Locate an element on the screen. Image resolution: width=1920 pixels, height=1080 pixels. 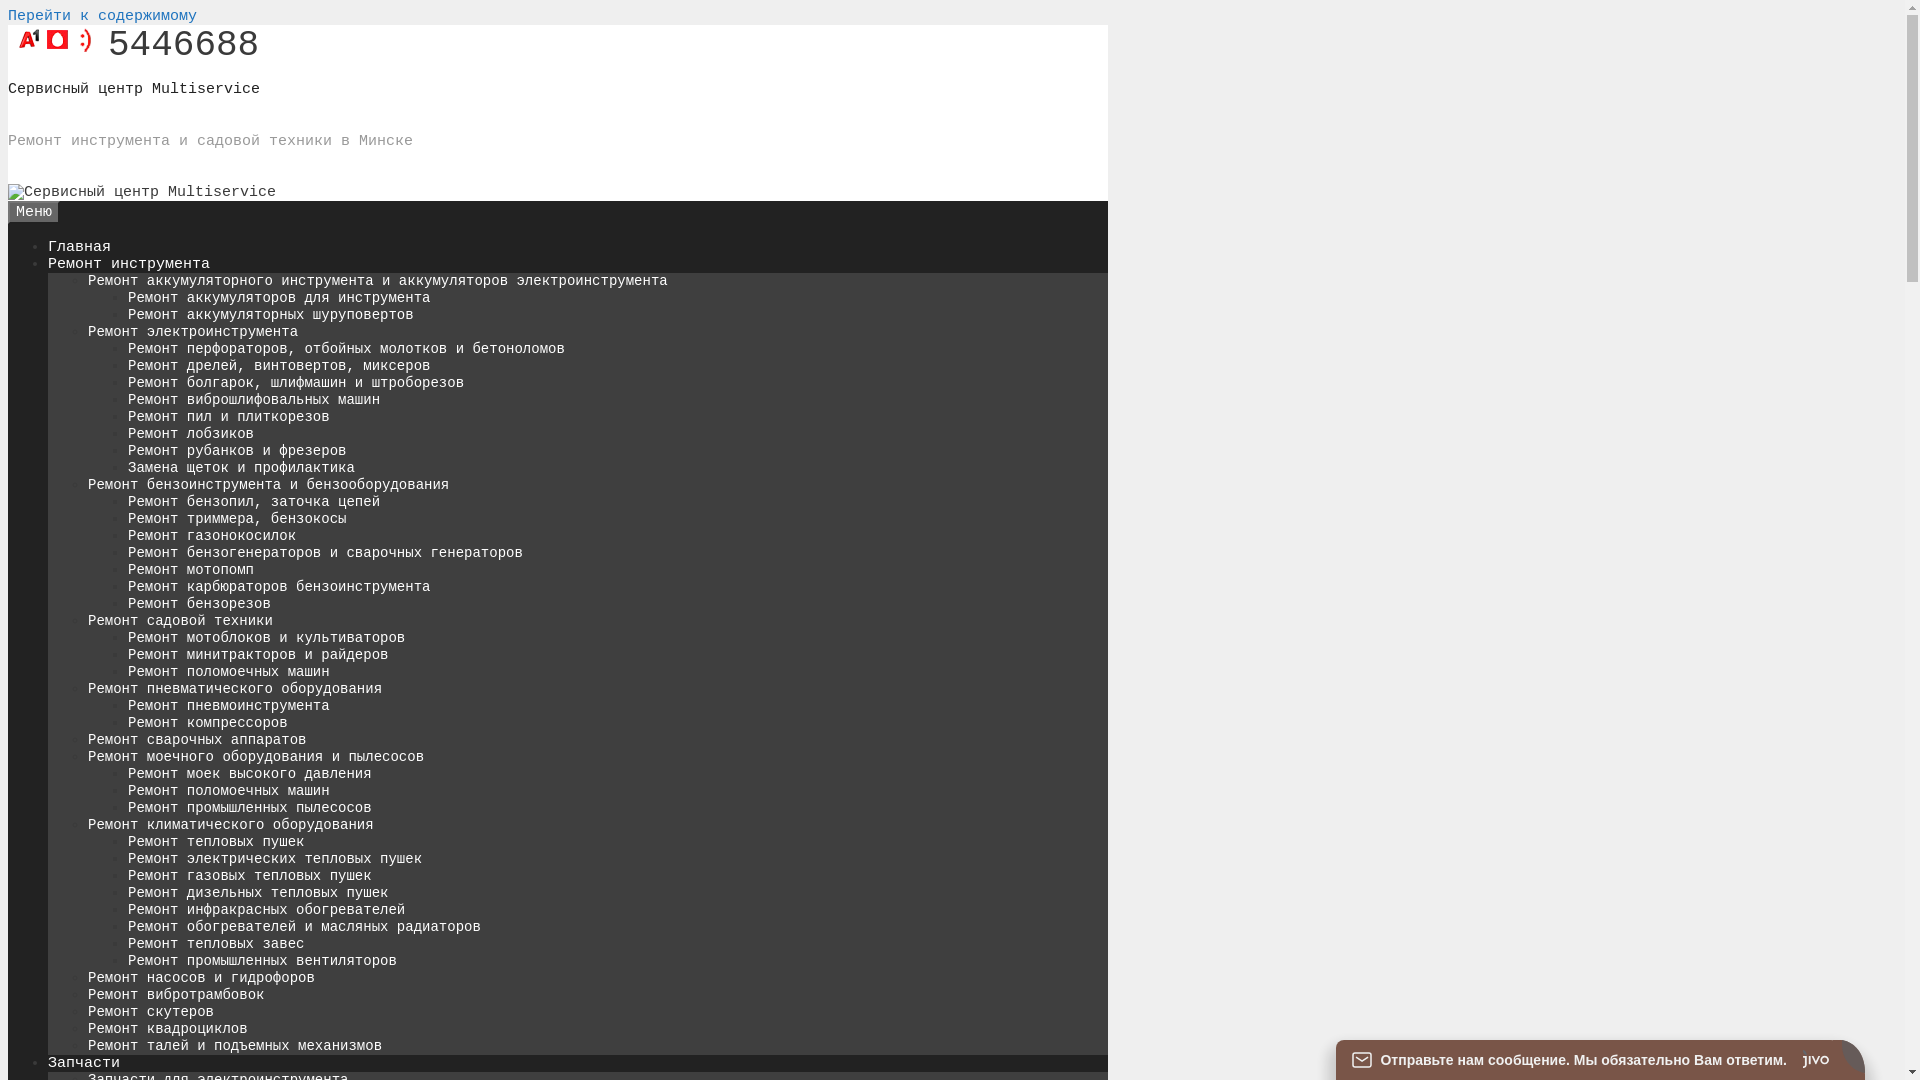
'5446688' is located at coordinates (132, 45).